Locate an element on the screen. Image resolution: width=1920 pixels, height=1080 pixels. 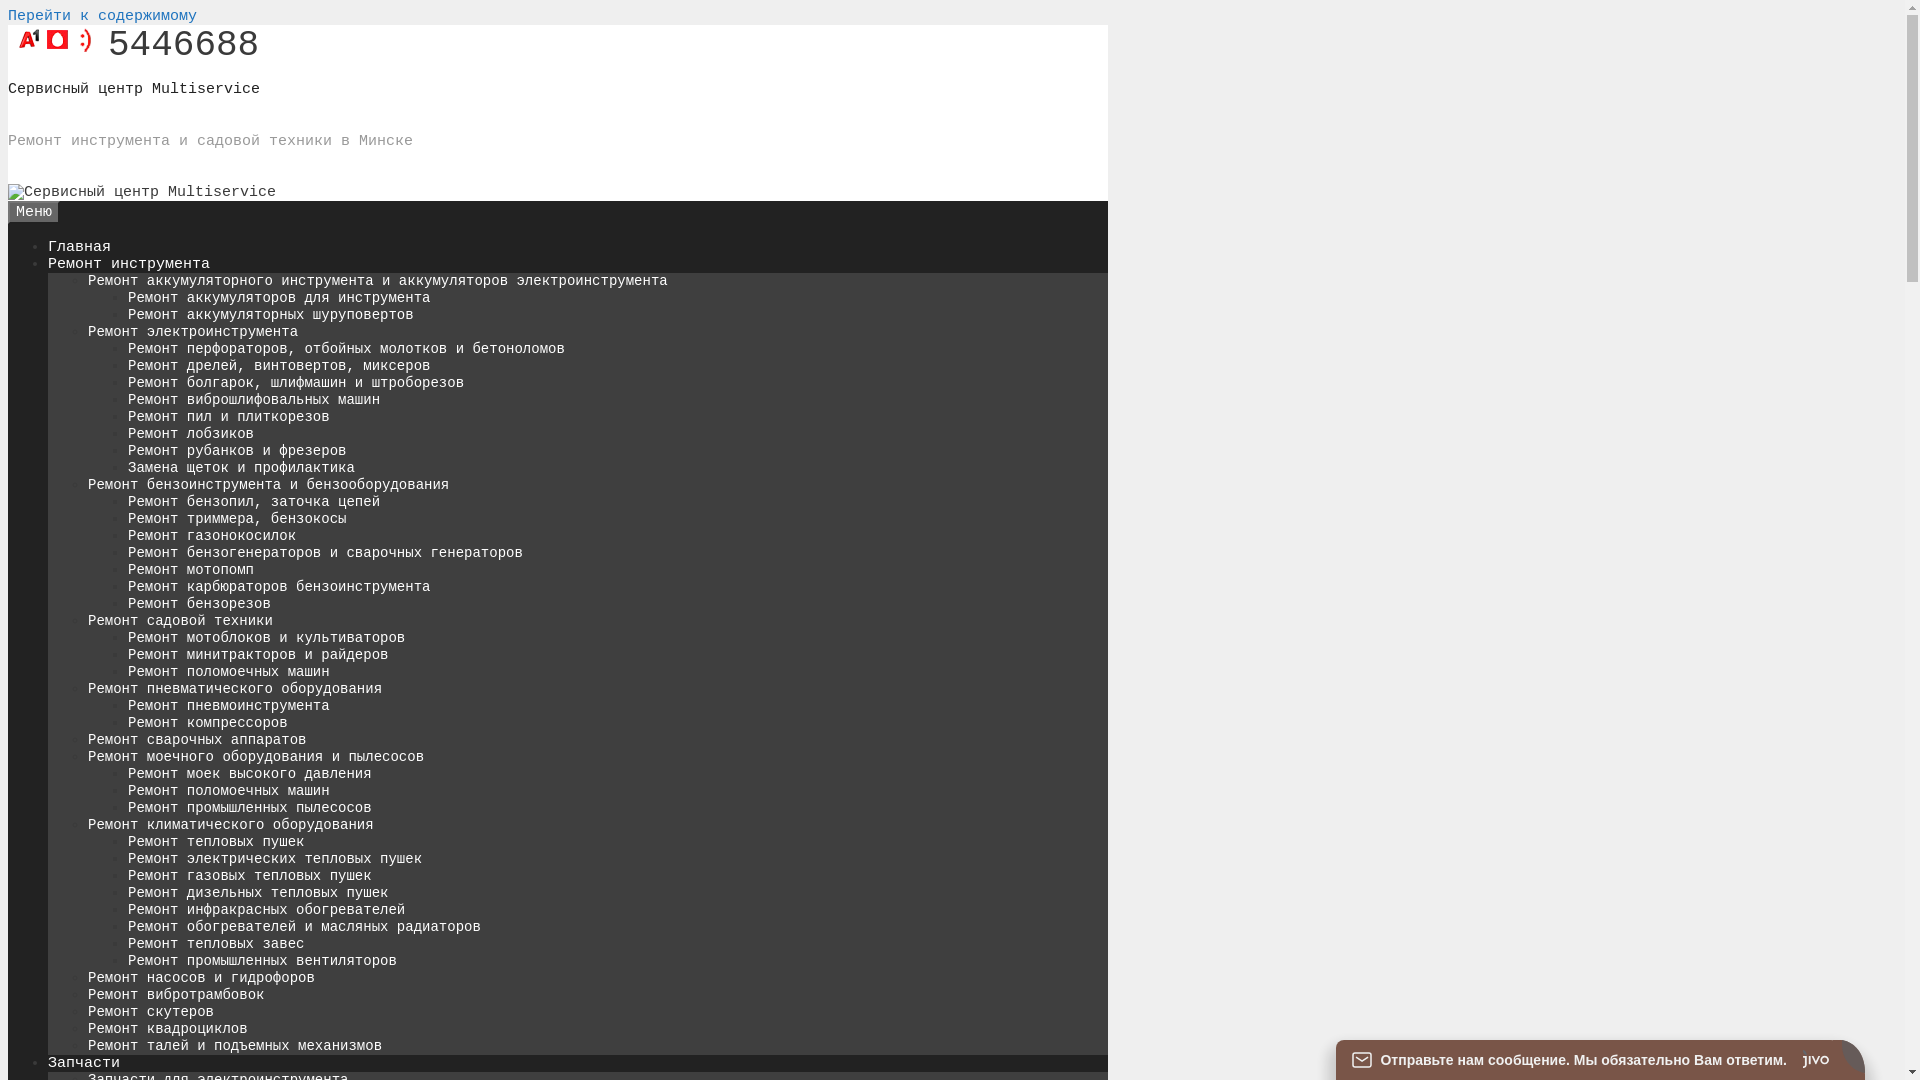
'5446688' is located at coordinates (132, 45).